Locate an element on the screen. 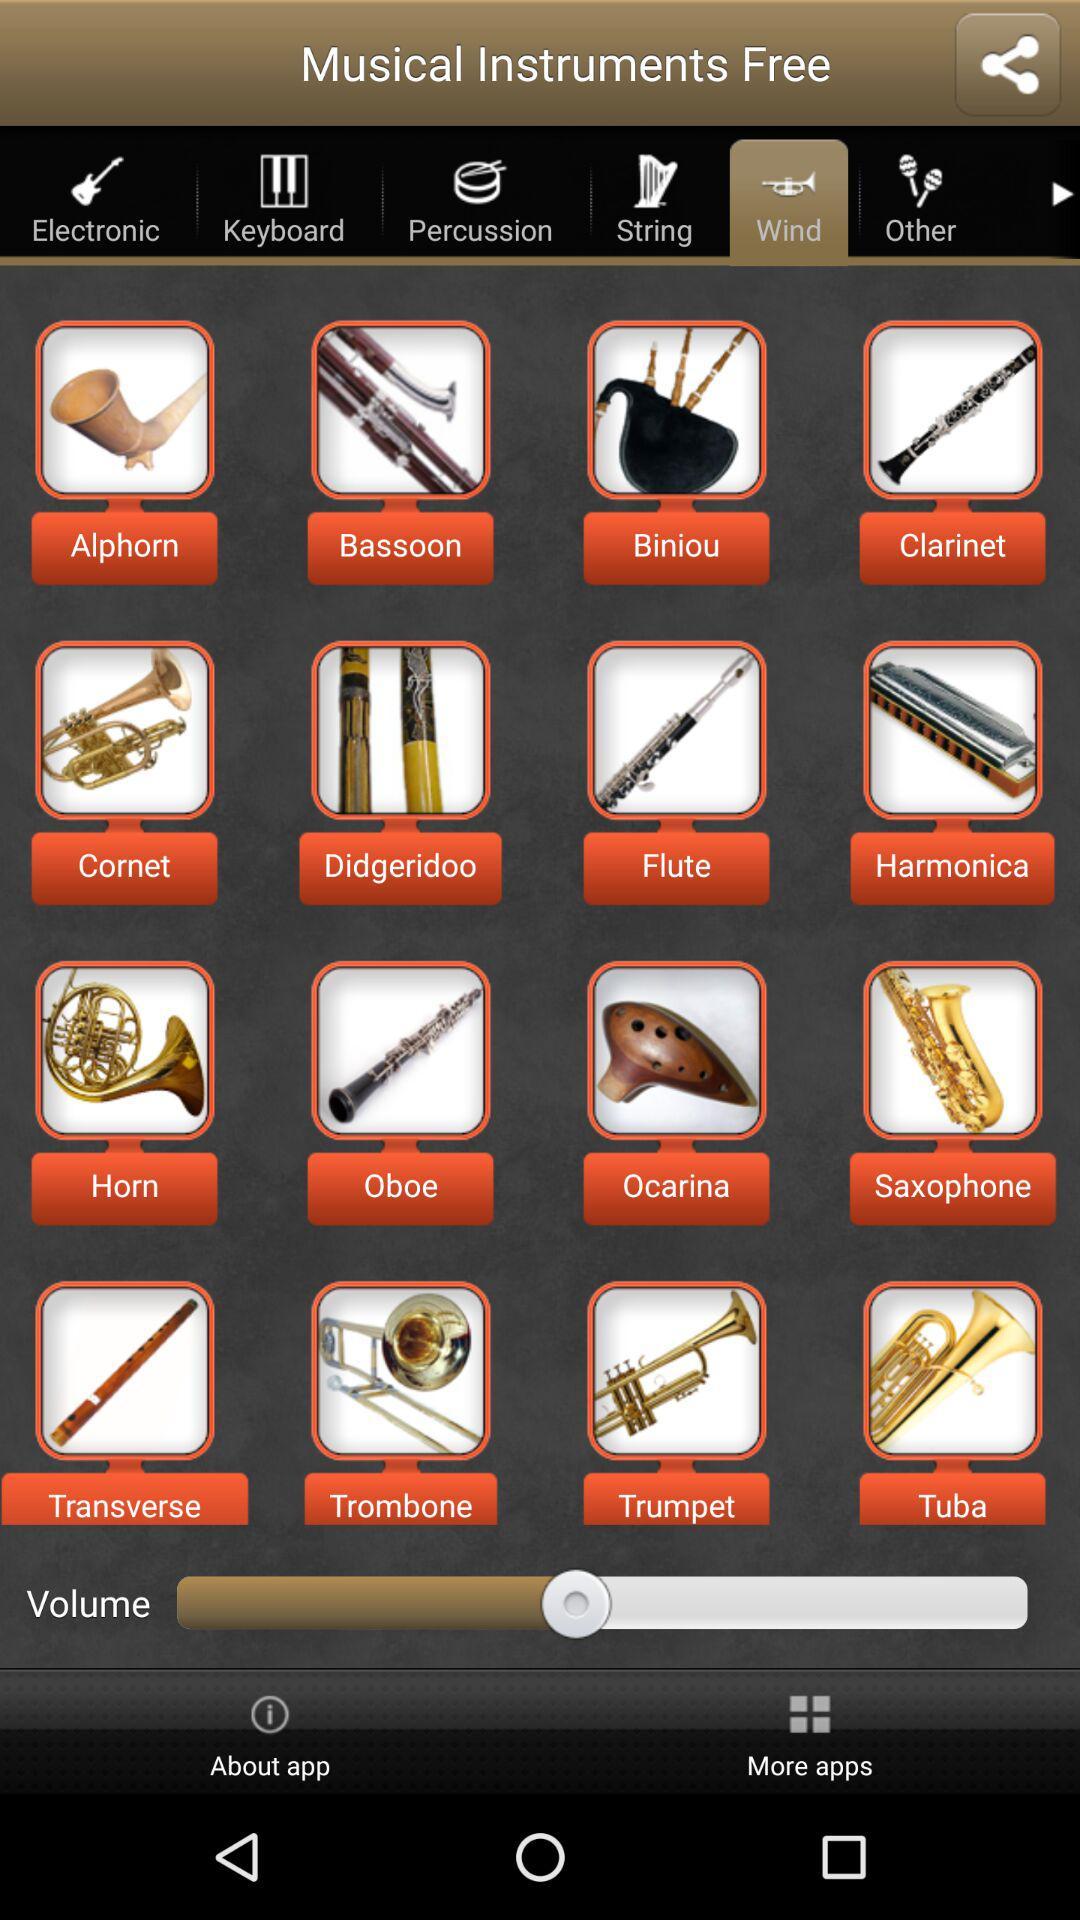 Image resolution: width=1080 pixels, height=1920 pixels. tuba instrument is located at coordinates (951, 1369).